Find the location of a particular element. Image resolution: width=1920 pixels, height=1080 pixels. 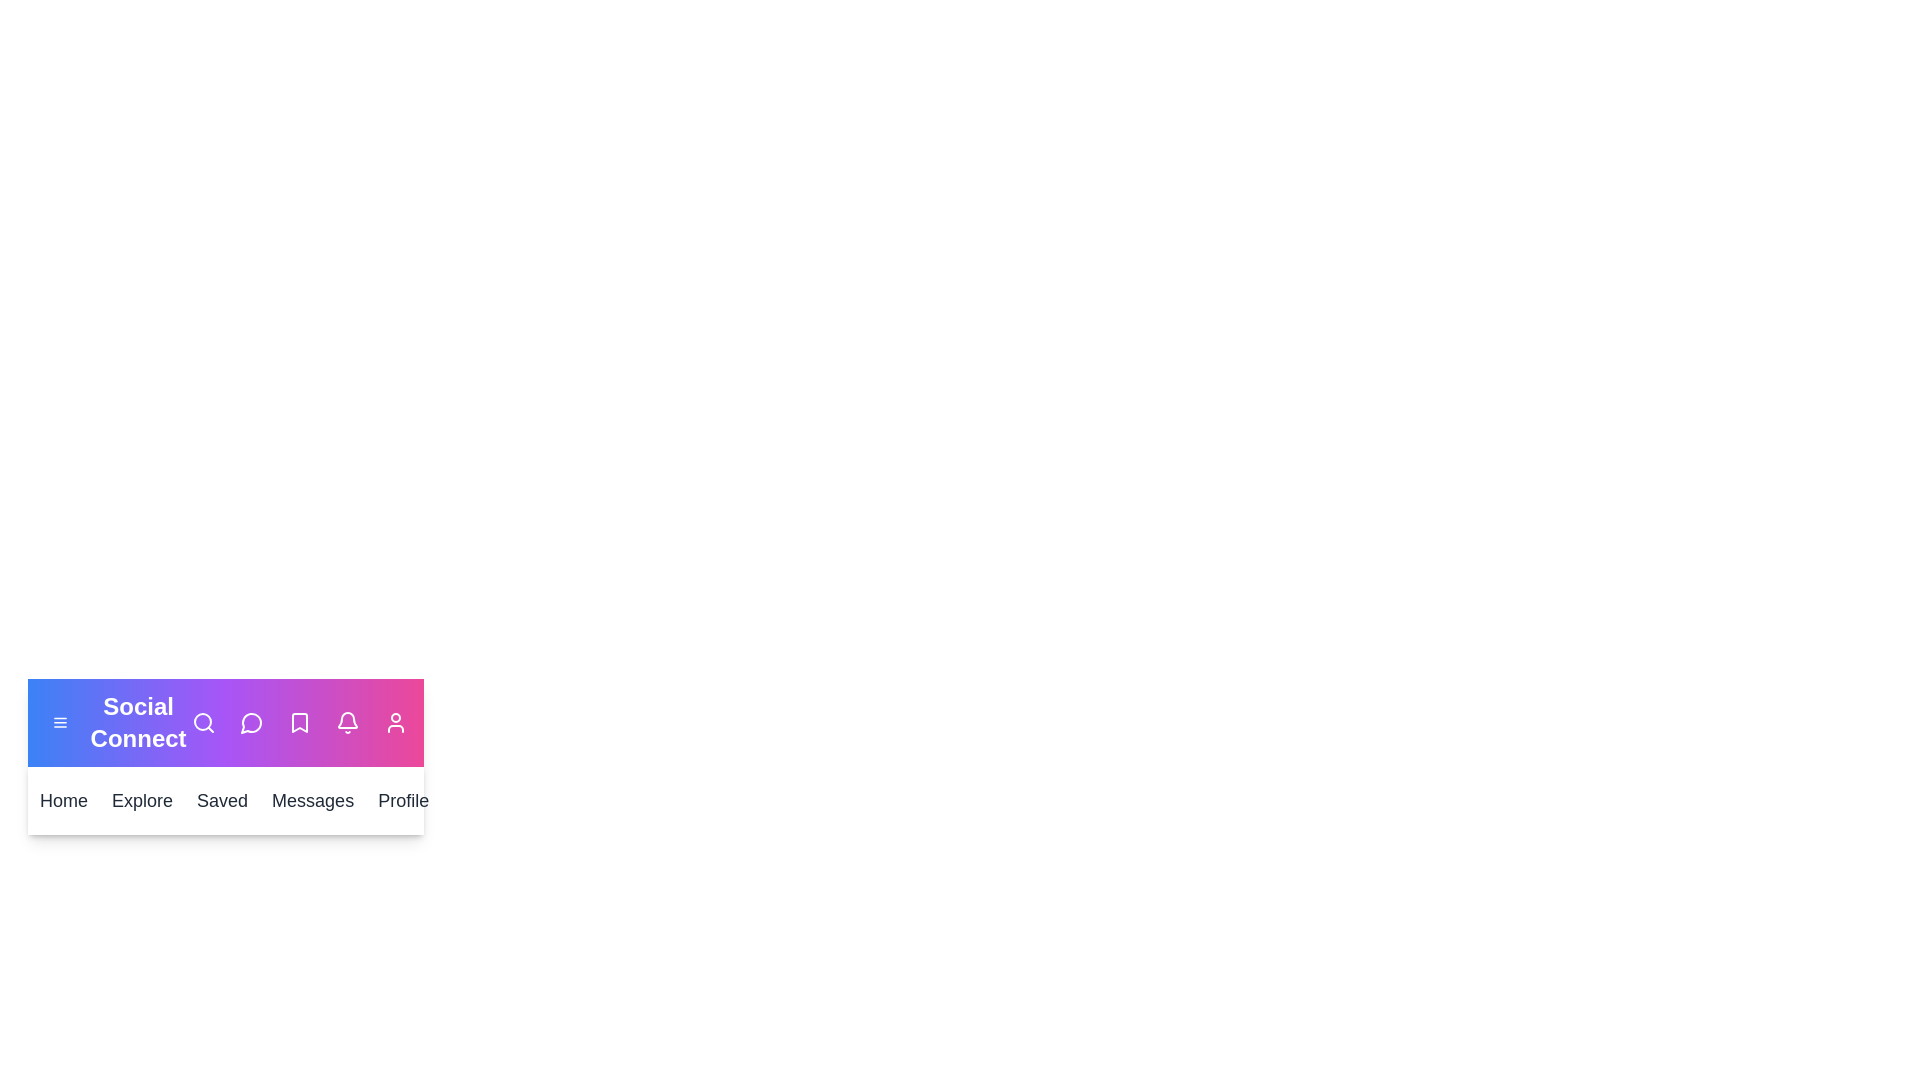

the menu icon to toggle the menu visibility is located at coordinates (59, 722).